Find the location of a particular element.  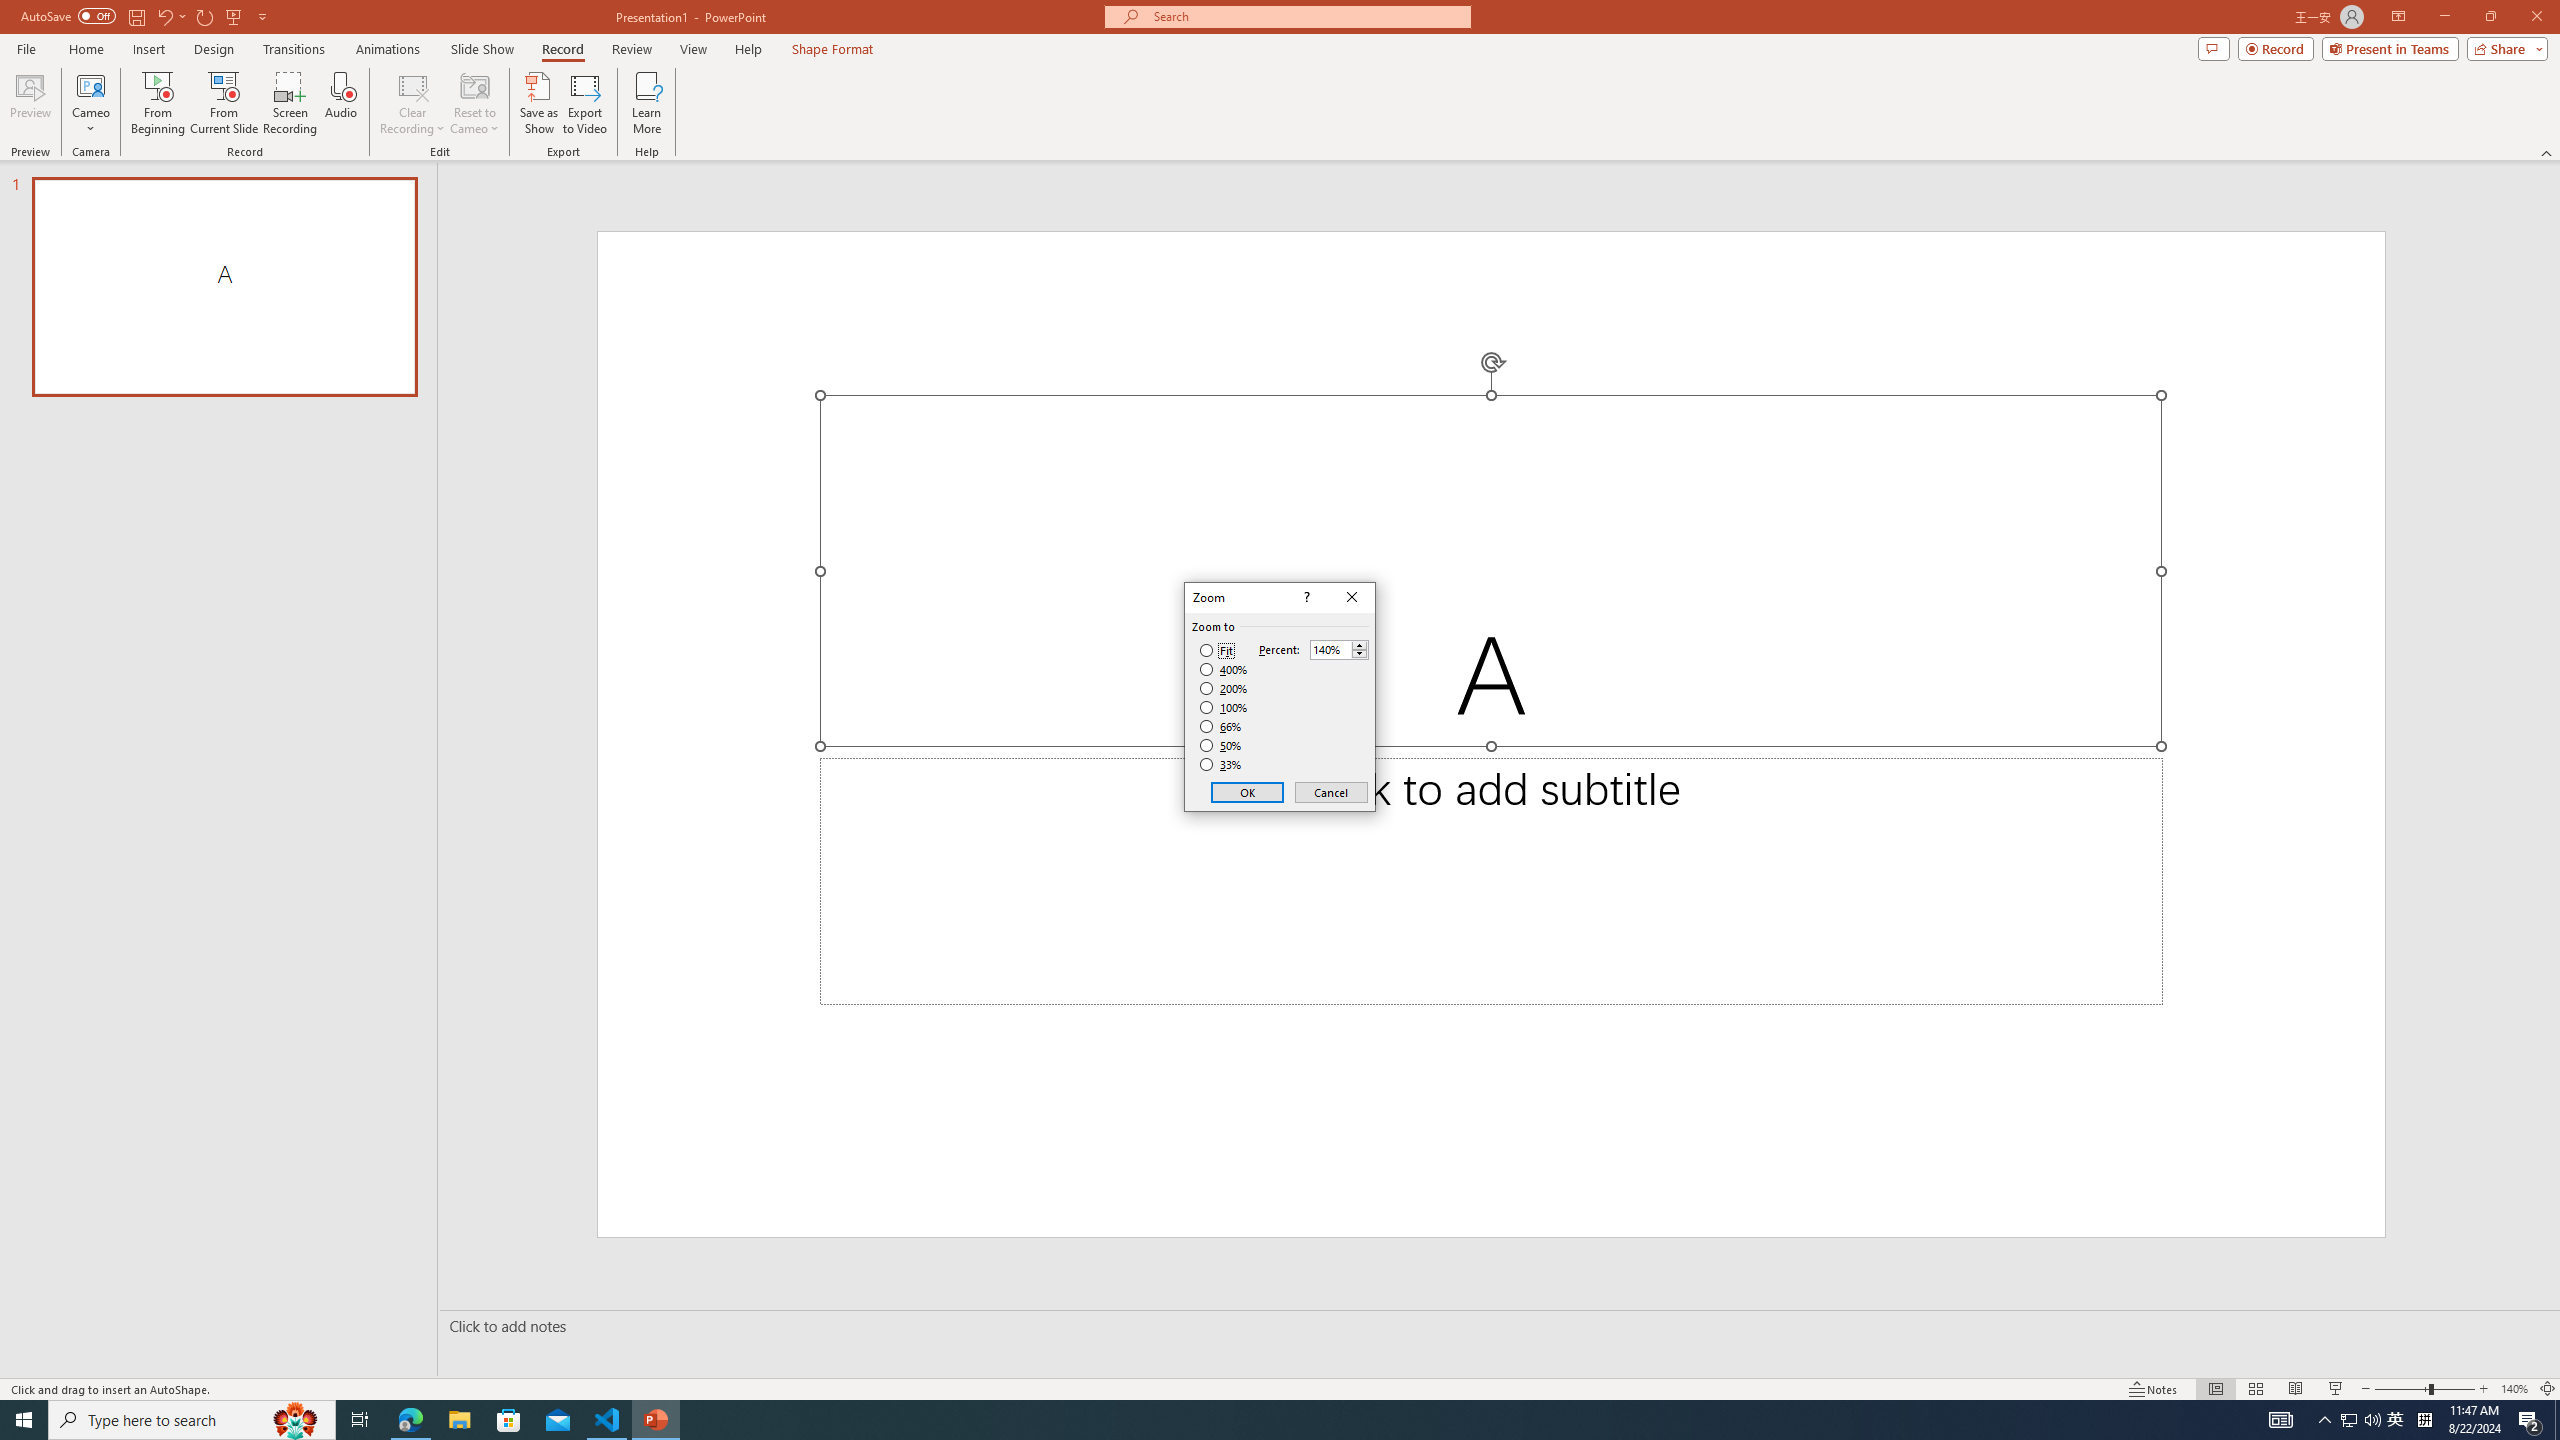

'Learn More' is located at coordinates (647, 103).